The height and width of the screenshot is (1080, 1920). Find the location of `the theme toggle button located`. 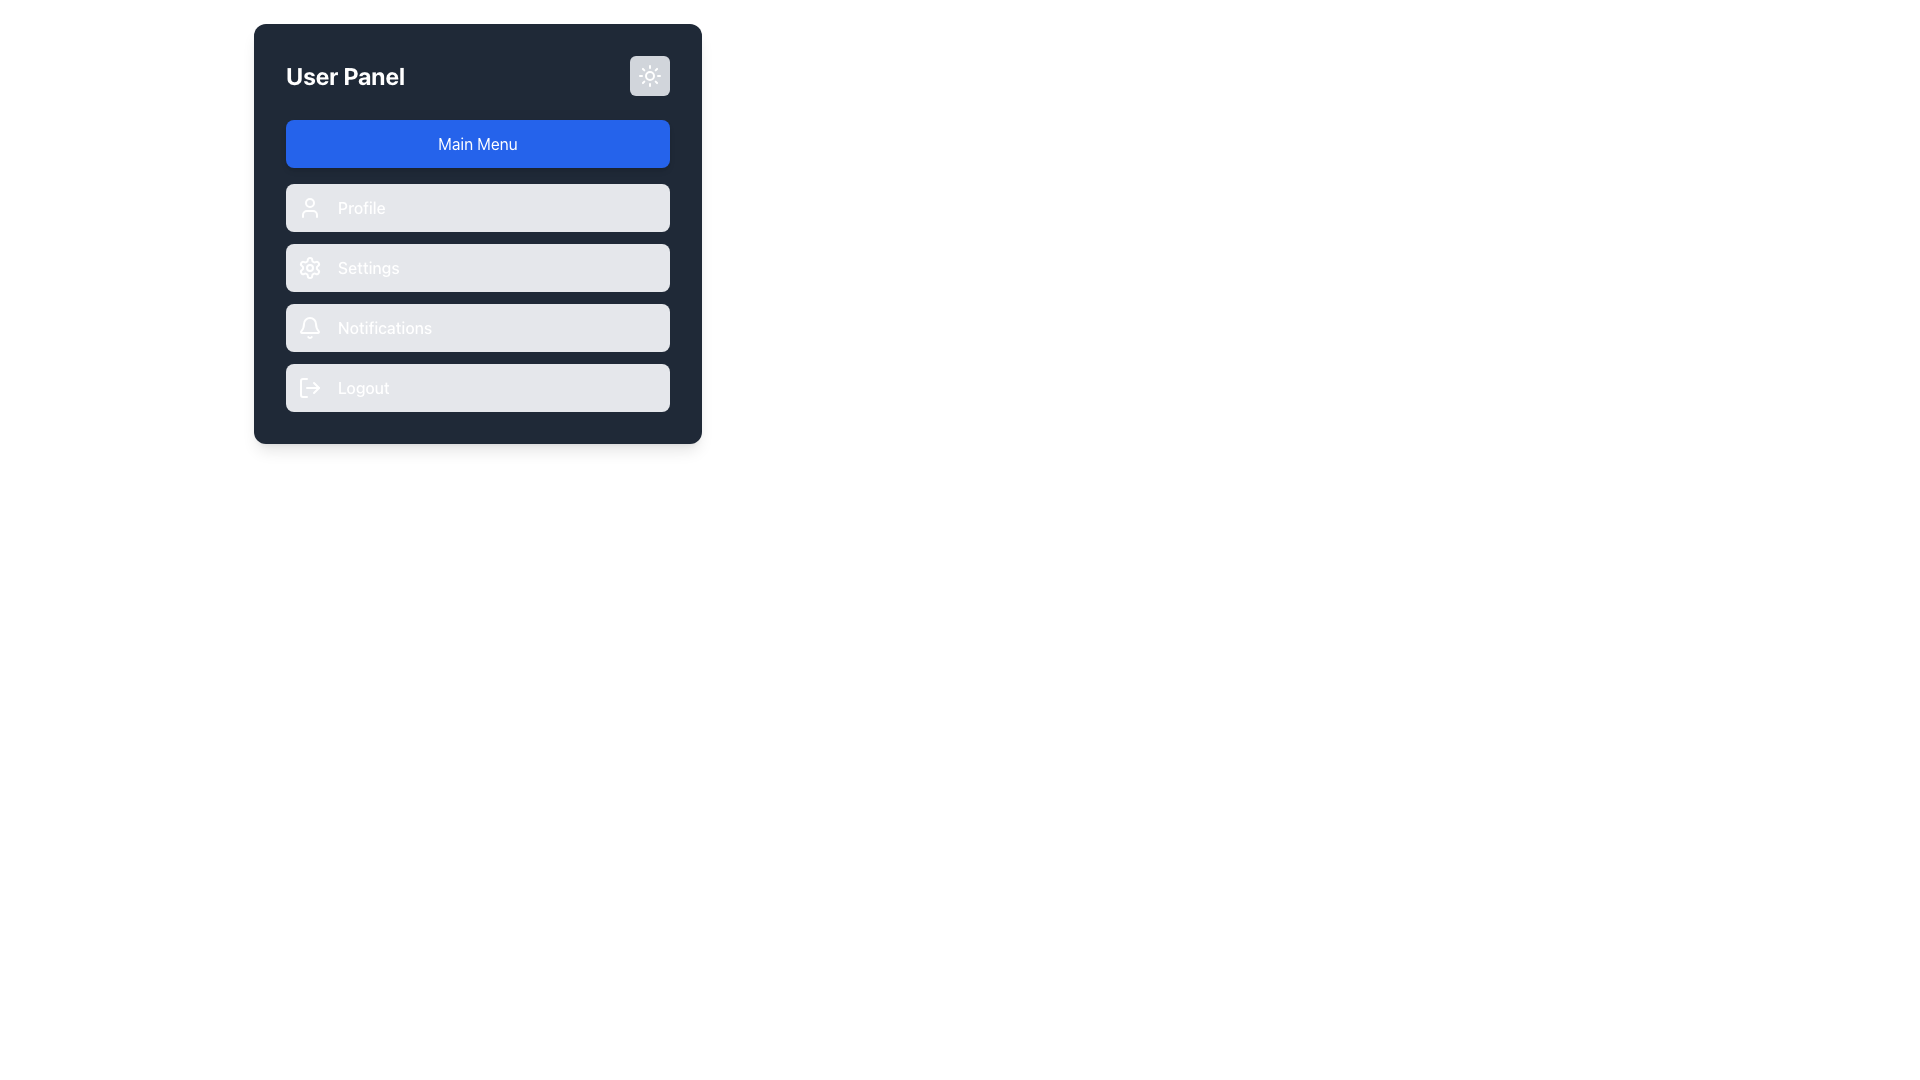

the theme toggle button located is located at coordinates (649, 75).